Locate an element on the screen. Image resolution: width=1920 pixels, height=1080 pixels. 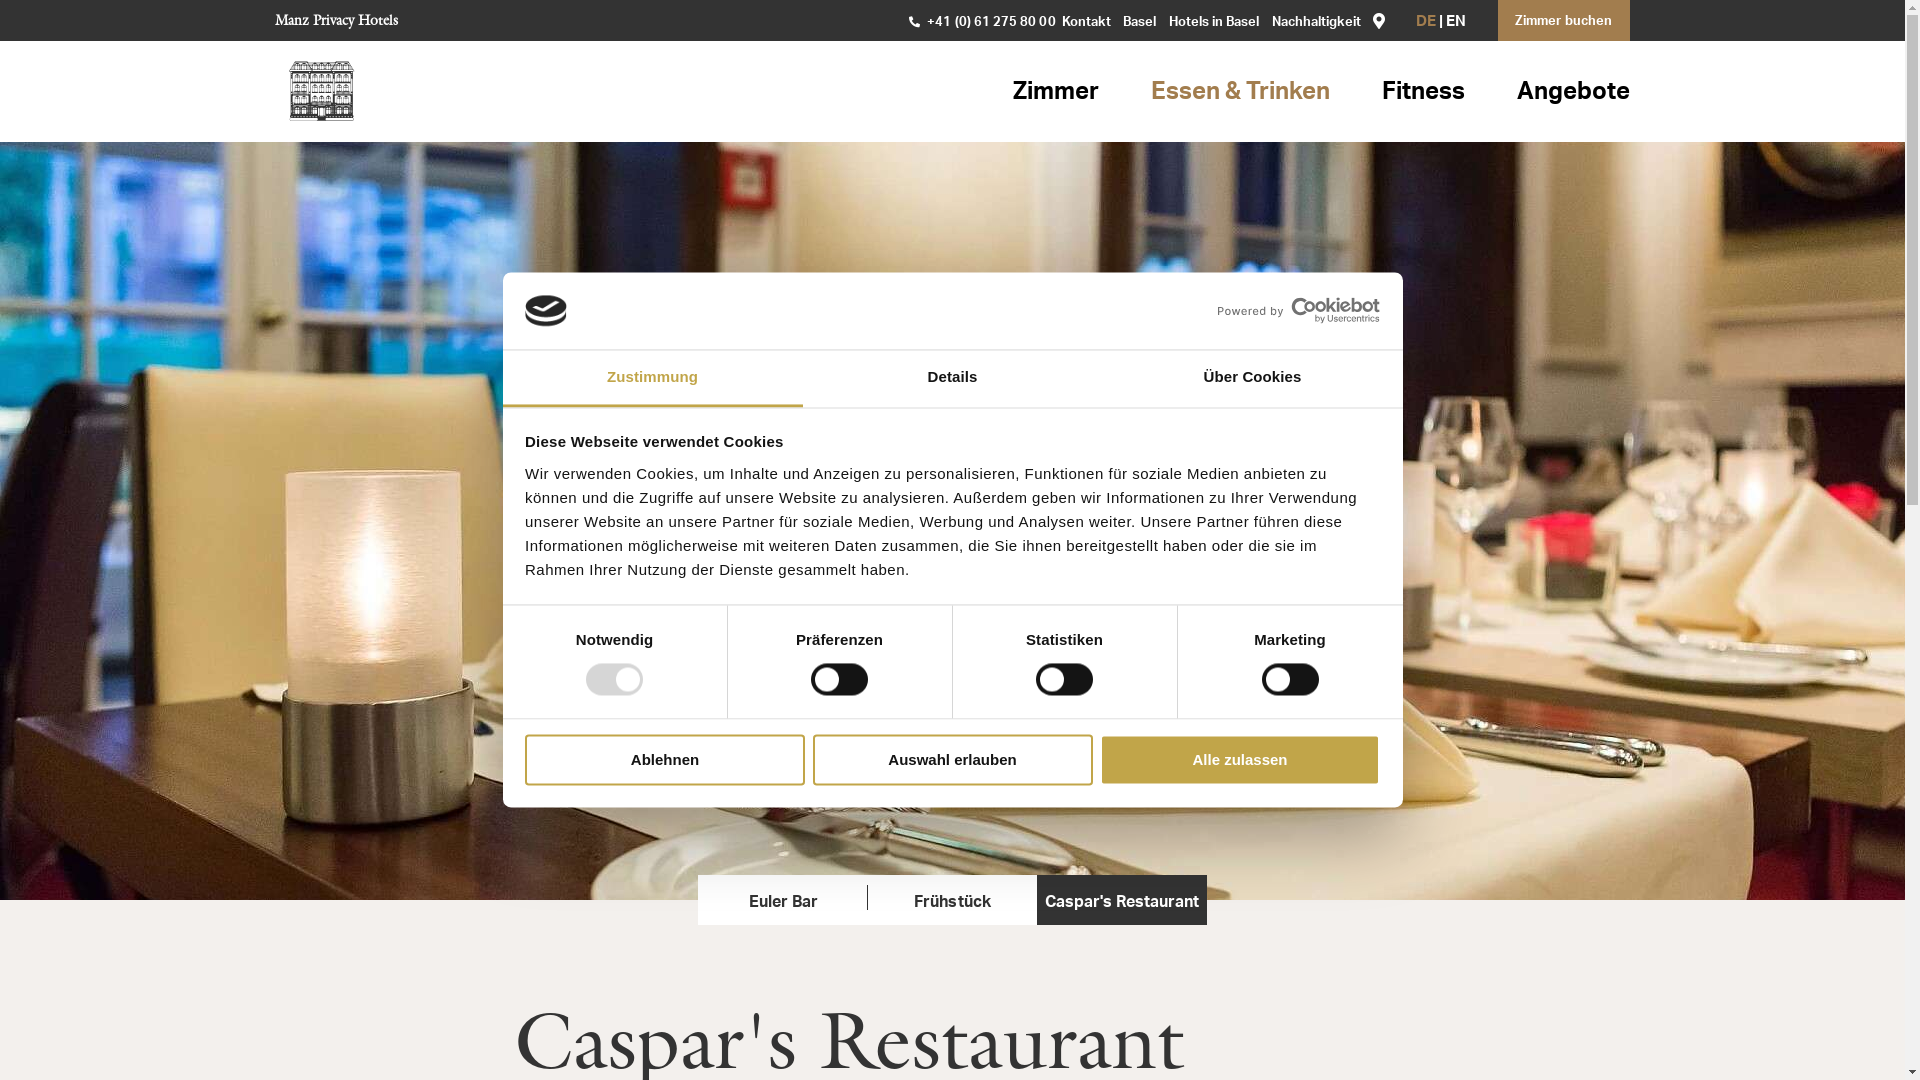
'Essen & Trinken' is located at coordinates (1239, 92).